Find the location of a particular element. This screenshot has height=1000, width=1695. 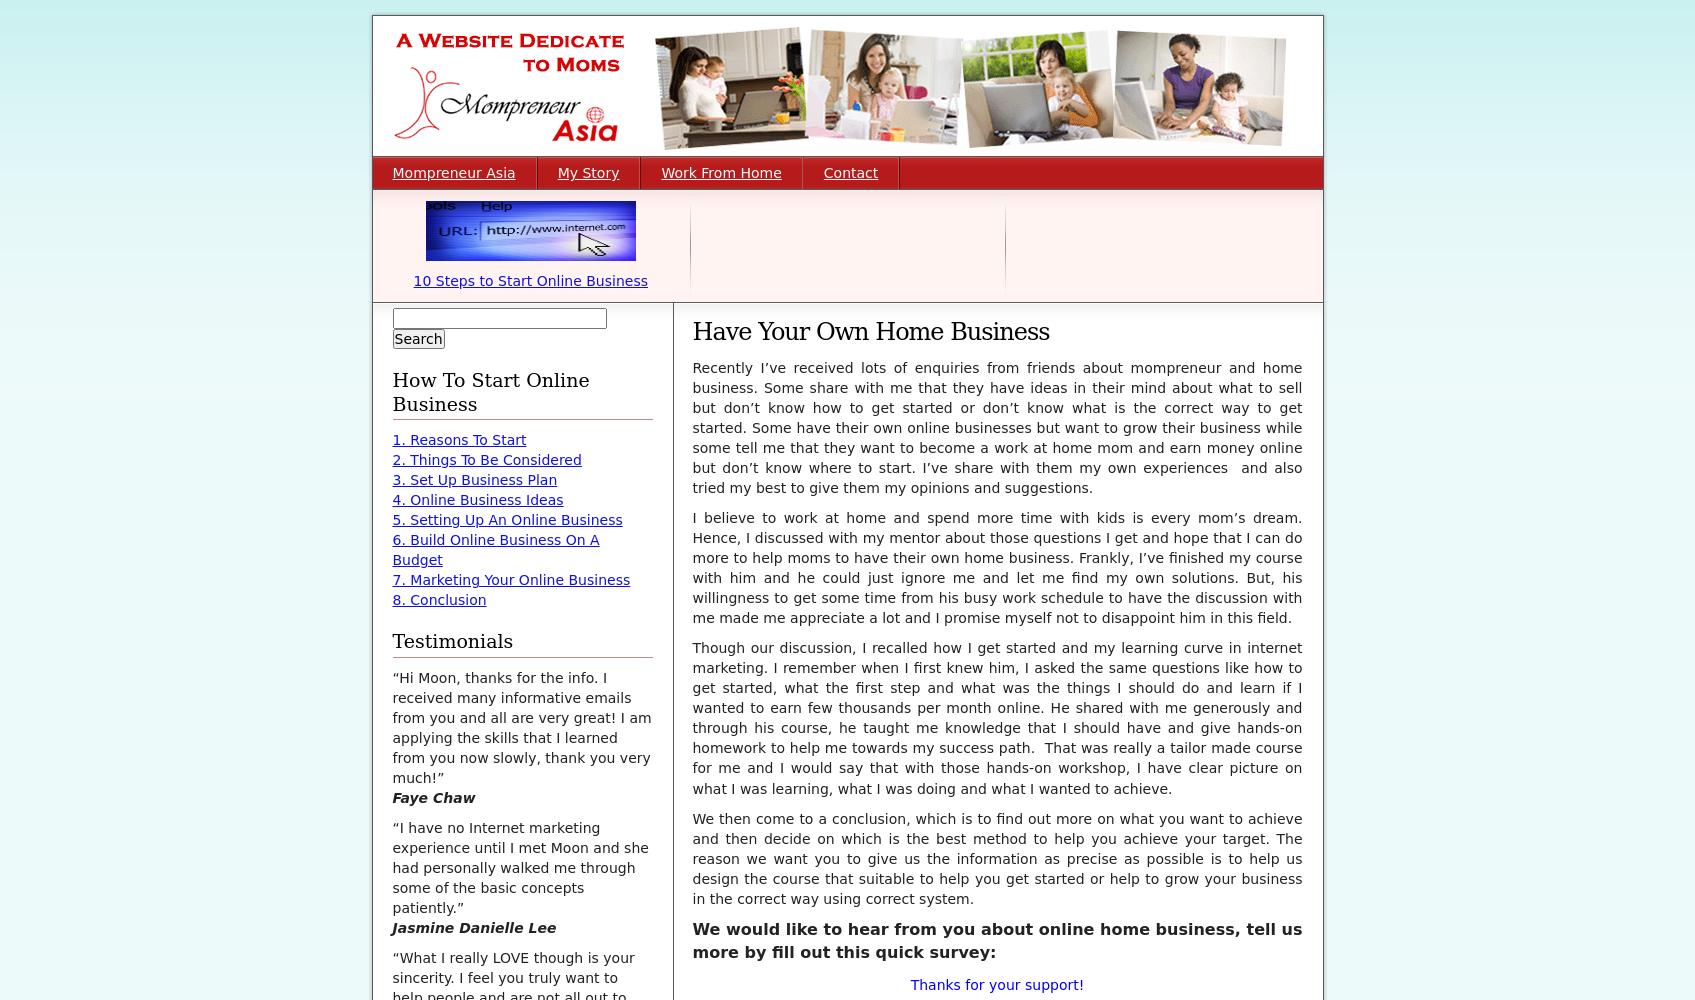

'I believe to work at home and spend more time with kids is every mom’s dream. Hence, I discussed with my mentor about those questions I get and hope that I can do more to help moms to have their own home business. Frankly, I’ve finished my course with him and he could just ignore me and let me find my own solutions. But, his willingness to get some time from his busy work schedule to have the discussion with me made me appreciate a lot and I promise myself not to disappoint him in this field.' is located at coordinates (995, 566).